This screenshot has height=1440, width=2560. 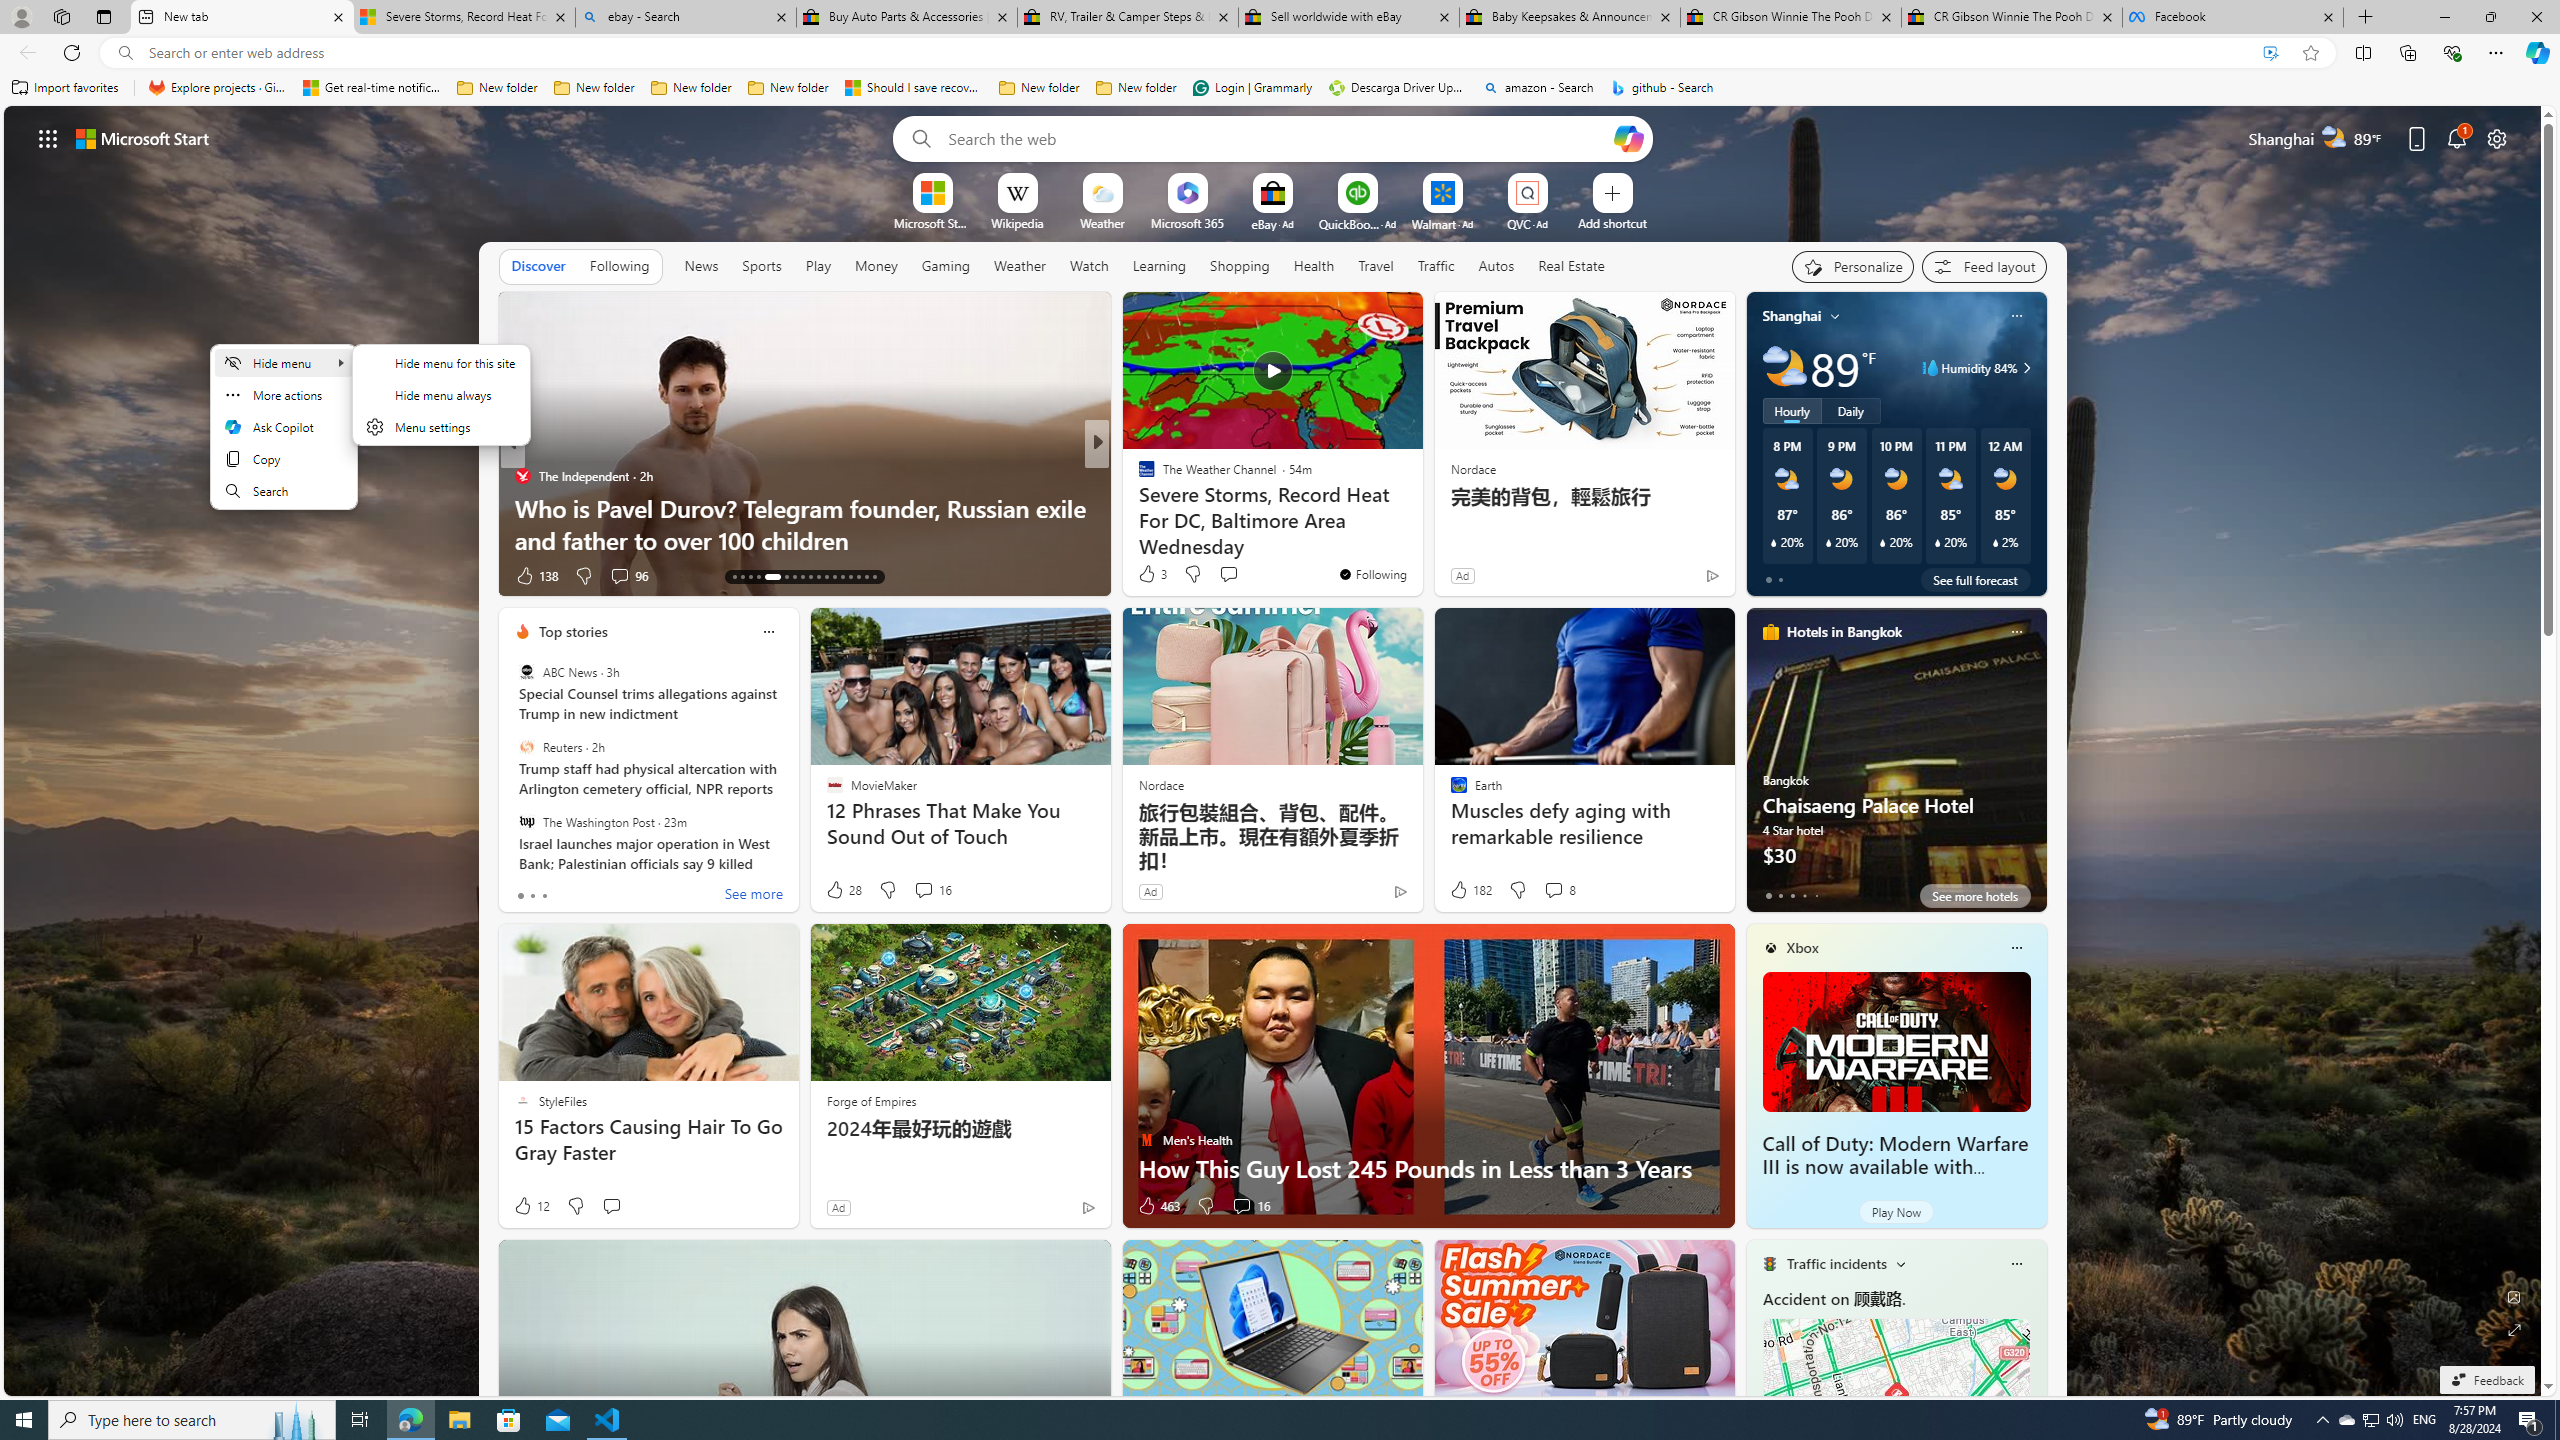 I want to click on '463 Like', so click(x=1157, y=1206).